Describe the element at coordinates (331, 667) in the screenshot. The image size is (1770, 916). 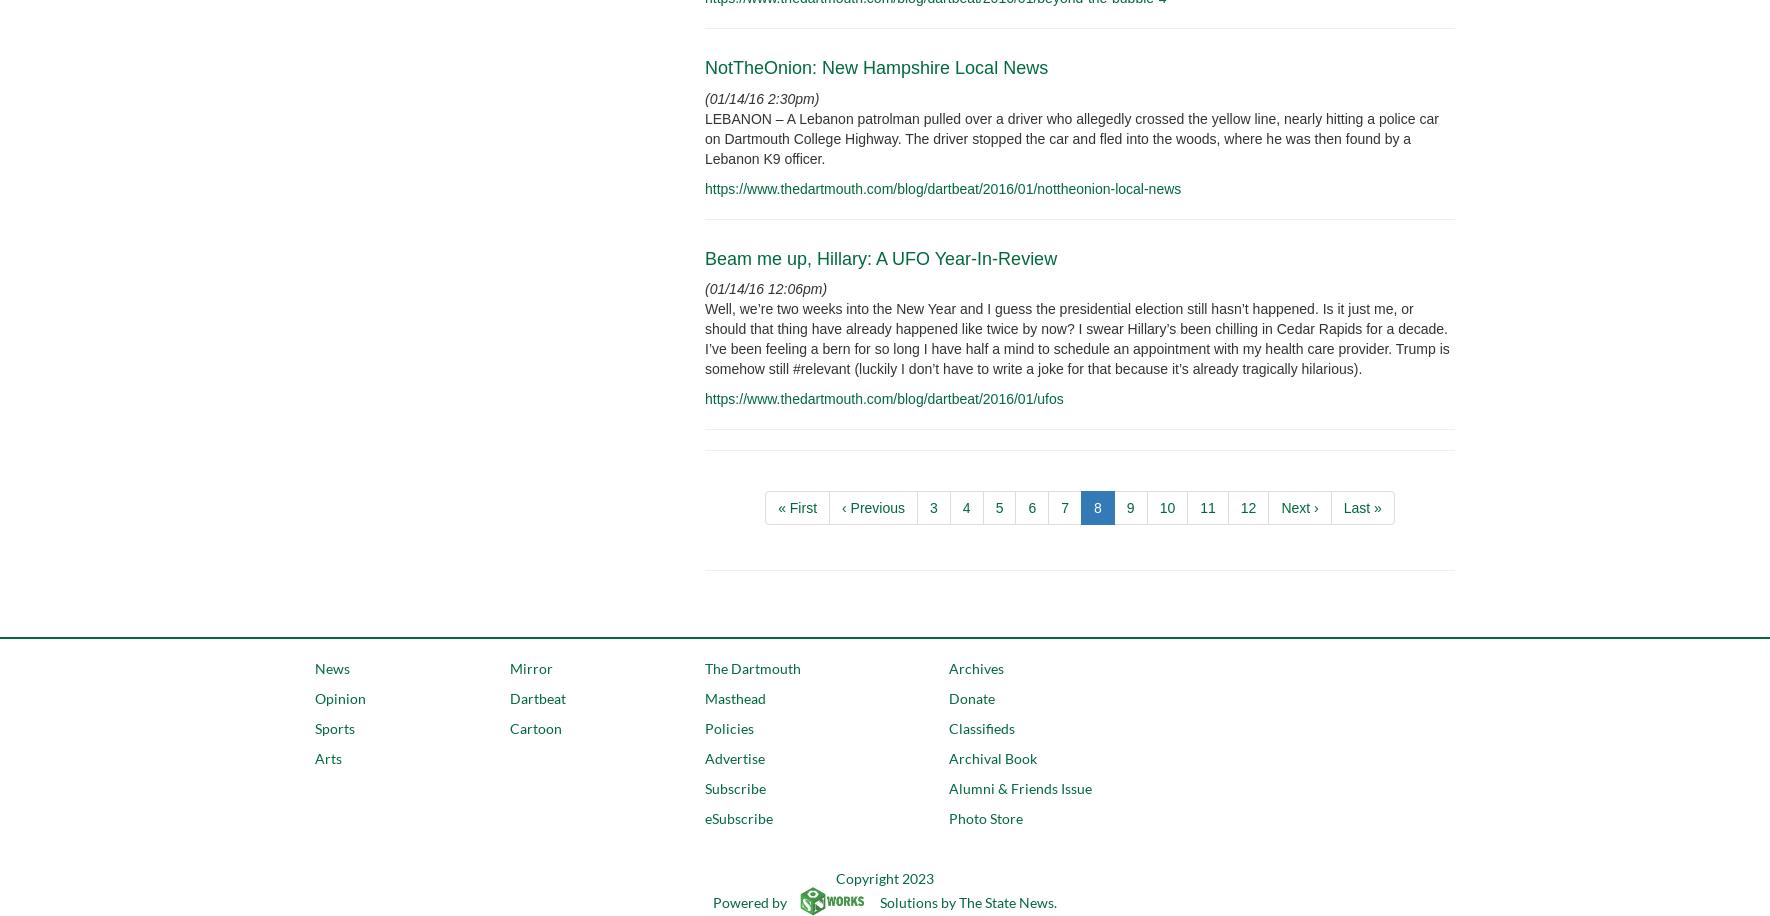
I see `'News'` at that location.